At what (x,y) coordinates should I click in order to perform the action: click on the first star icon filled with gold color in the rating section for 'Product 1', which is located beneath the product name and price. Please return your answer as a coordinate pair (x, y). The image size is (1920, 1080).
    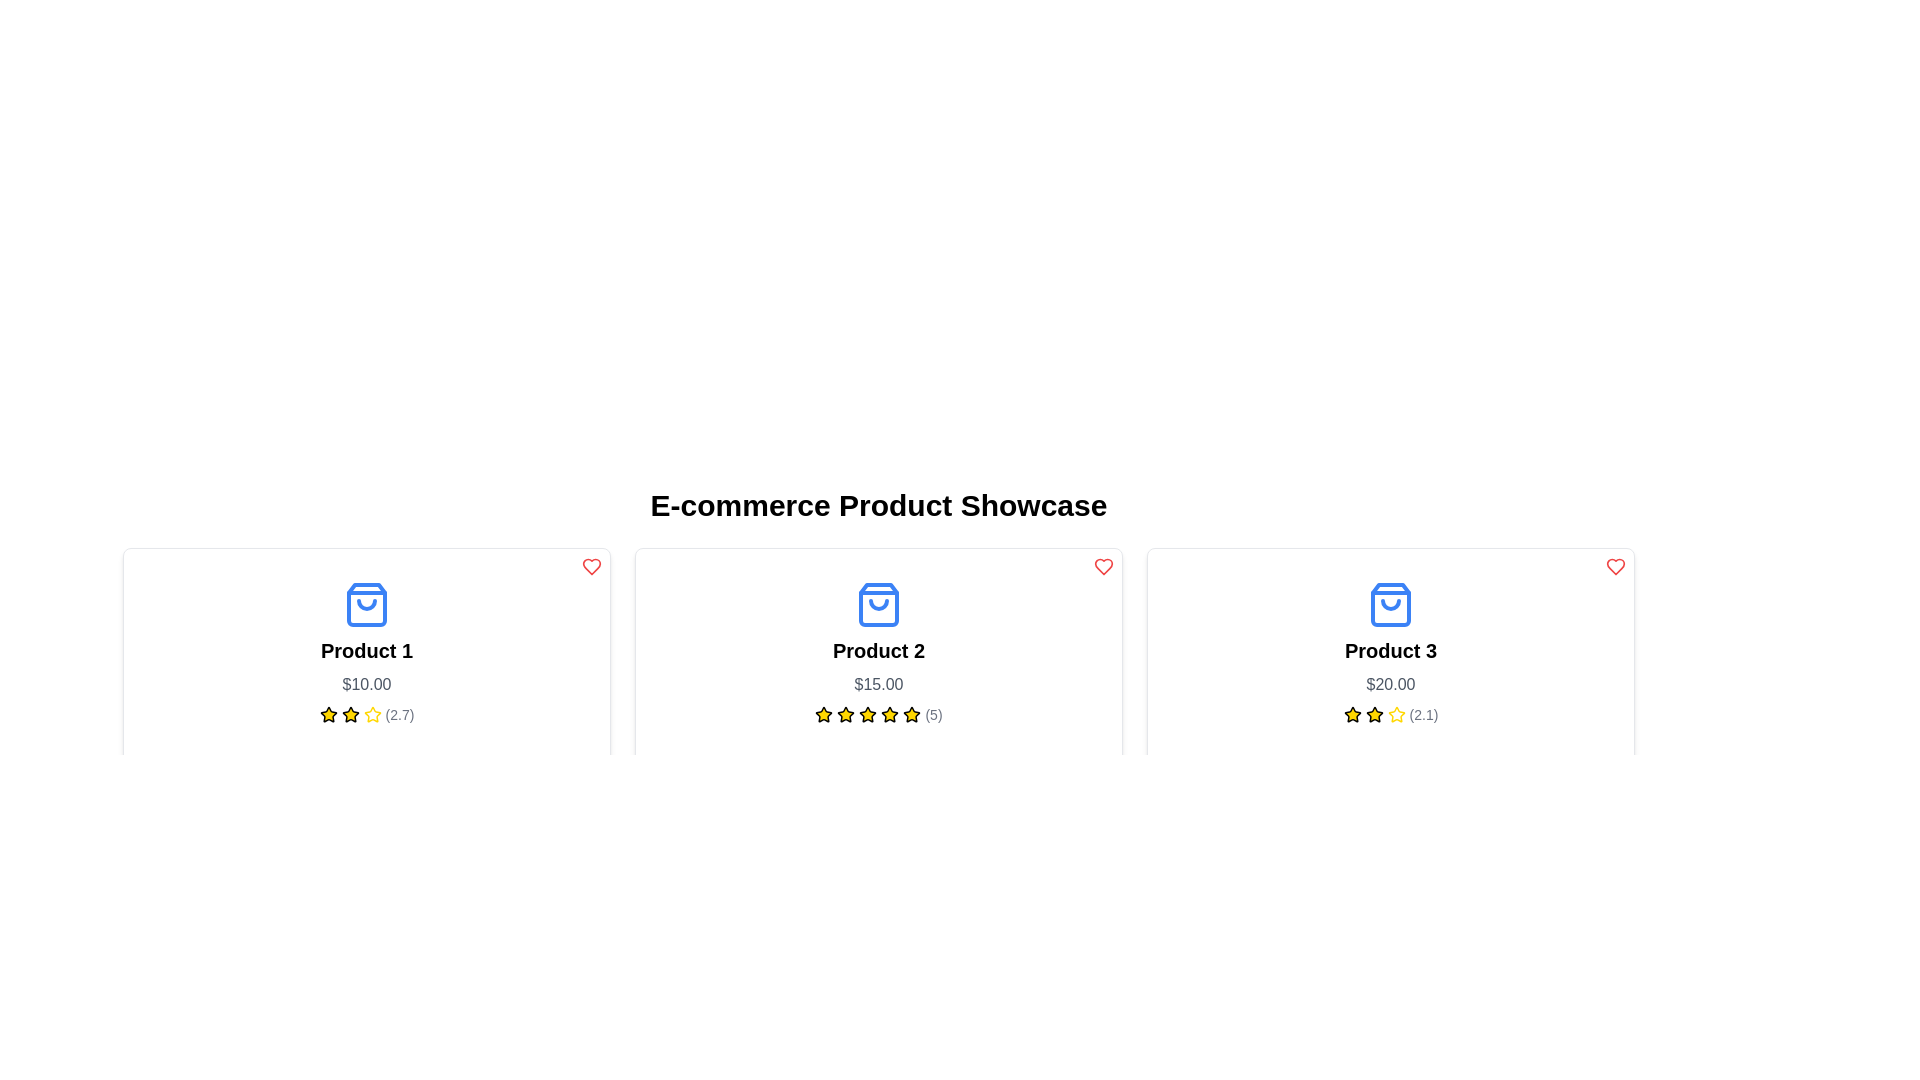
    Looking at the image, I should click on (328, 713).